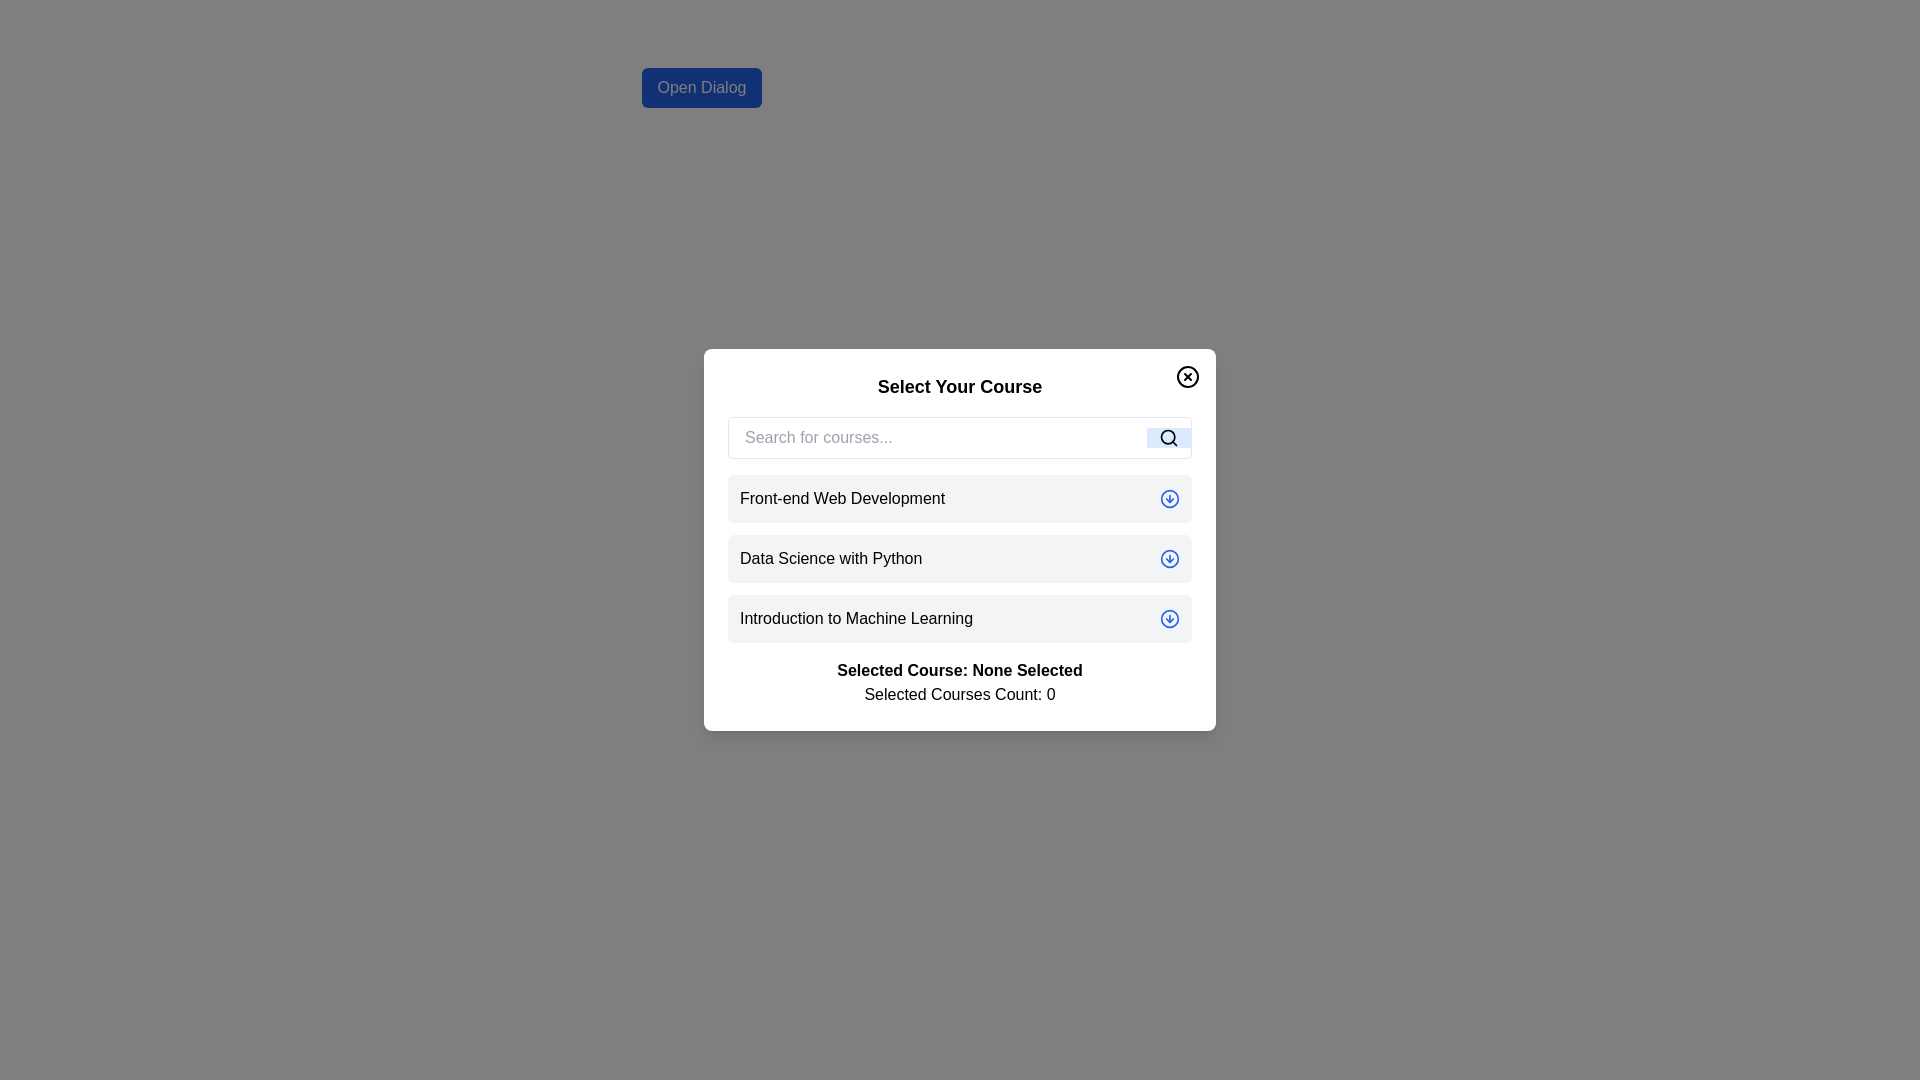 The image size is (1920, 1080). Describe the element at coordinates (960, 693) in the screenshot. I see `the label displaying 'Selected Courses Count: 0', which is centrally located at the bottom of the dialog box, following the text 'Selected Course: None Selected'` at that location.